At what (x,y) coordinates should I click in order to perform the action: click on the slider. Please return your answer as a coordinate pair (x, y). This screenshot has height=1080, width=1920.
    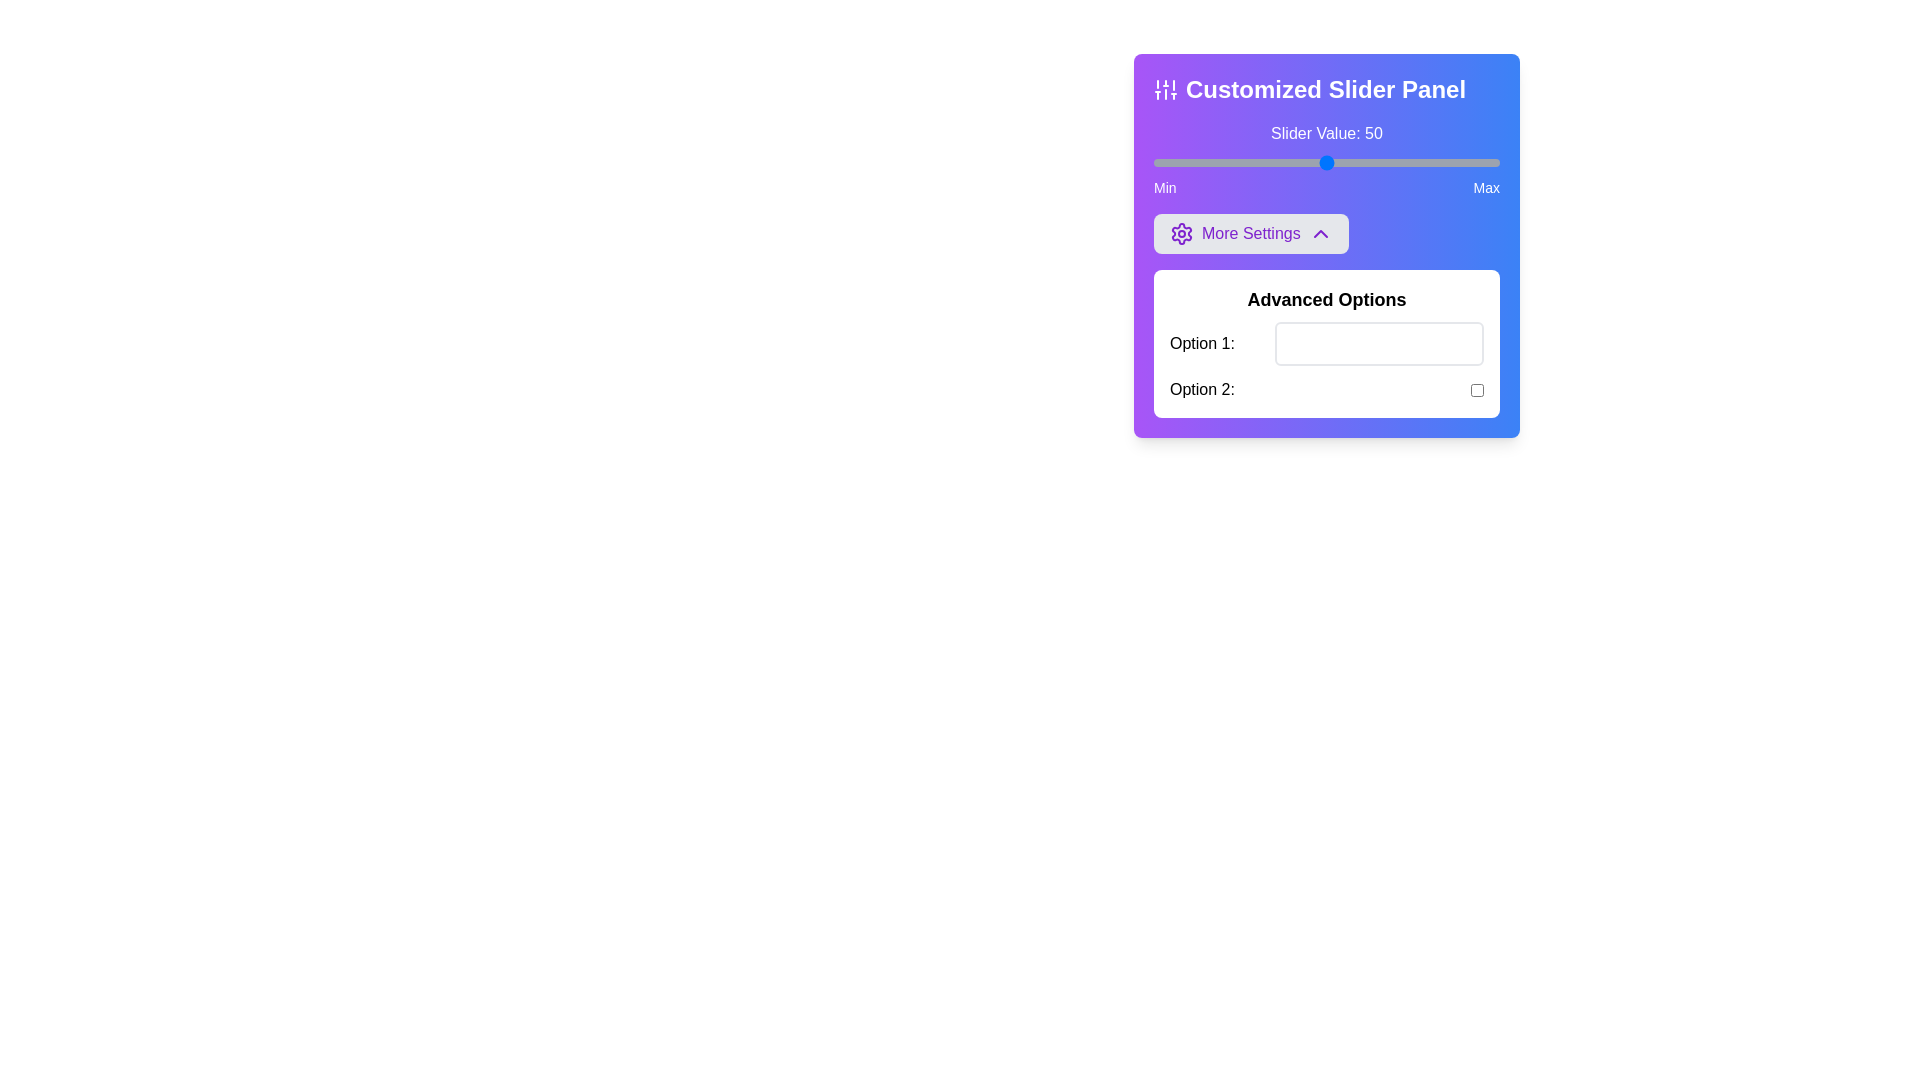
    Looking at the image, I should click on (1201, 161).